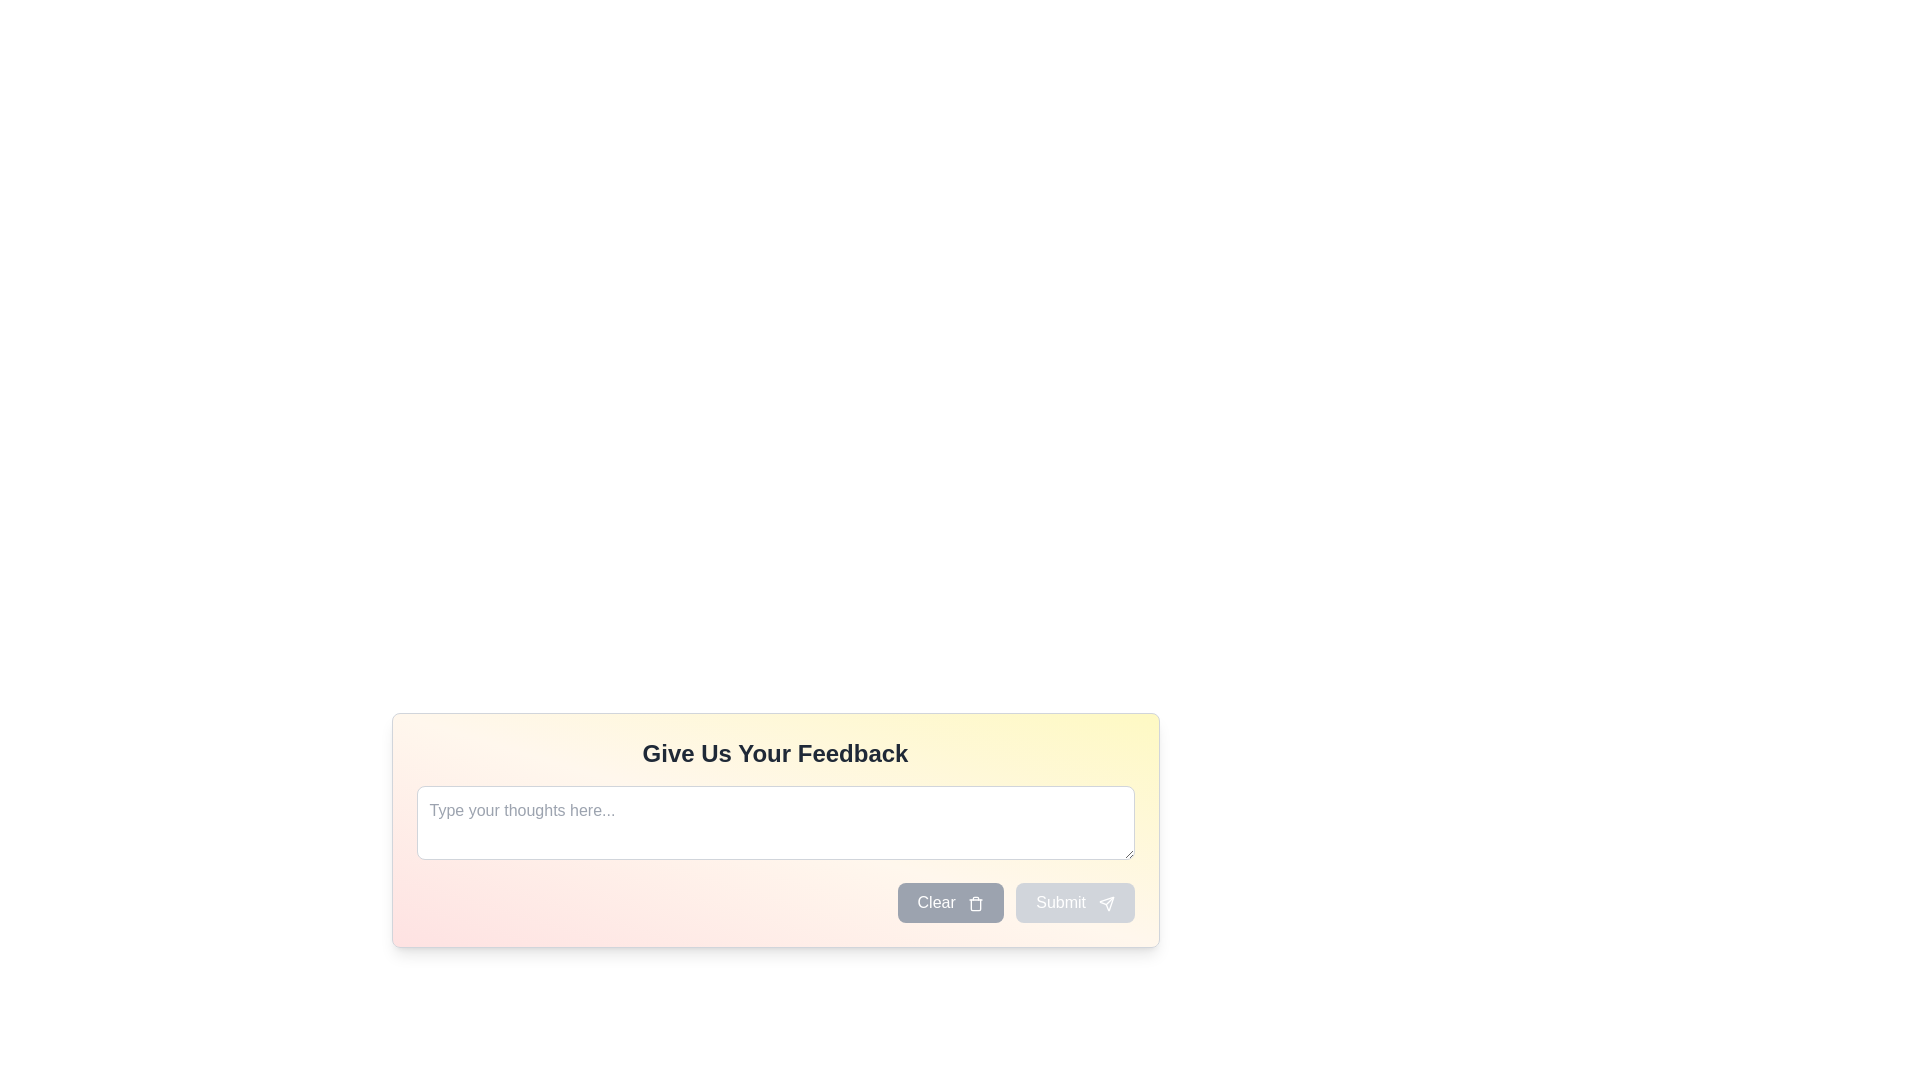 Image resolution: width=1920 pixels, height=1080 pixels. I want to click on the 'Clear' button, which is a rectangular button with rounded corners, gray background, and white text, located towards the bottom right of the feedback form, so click(949, 902).